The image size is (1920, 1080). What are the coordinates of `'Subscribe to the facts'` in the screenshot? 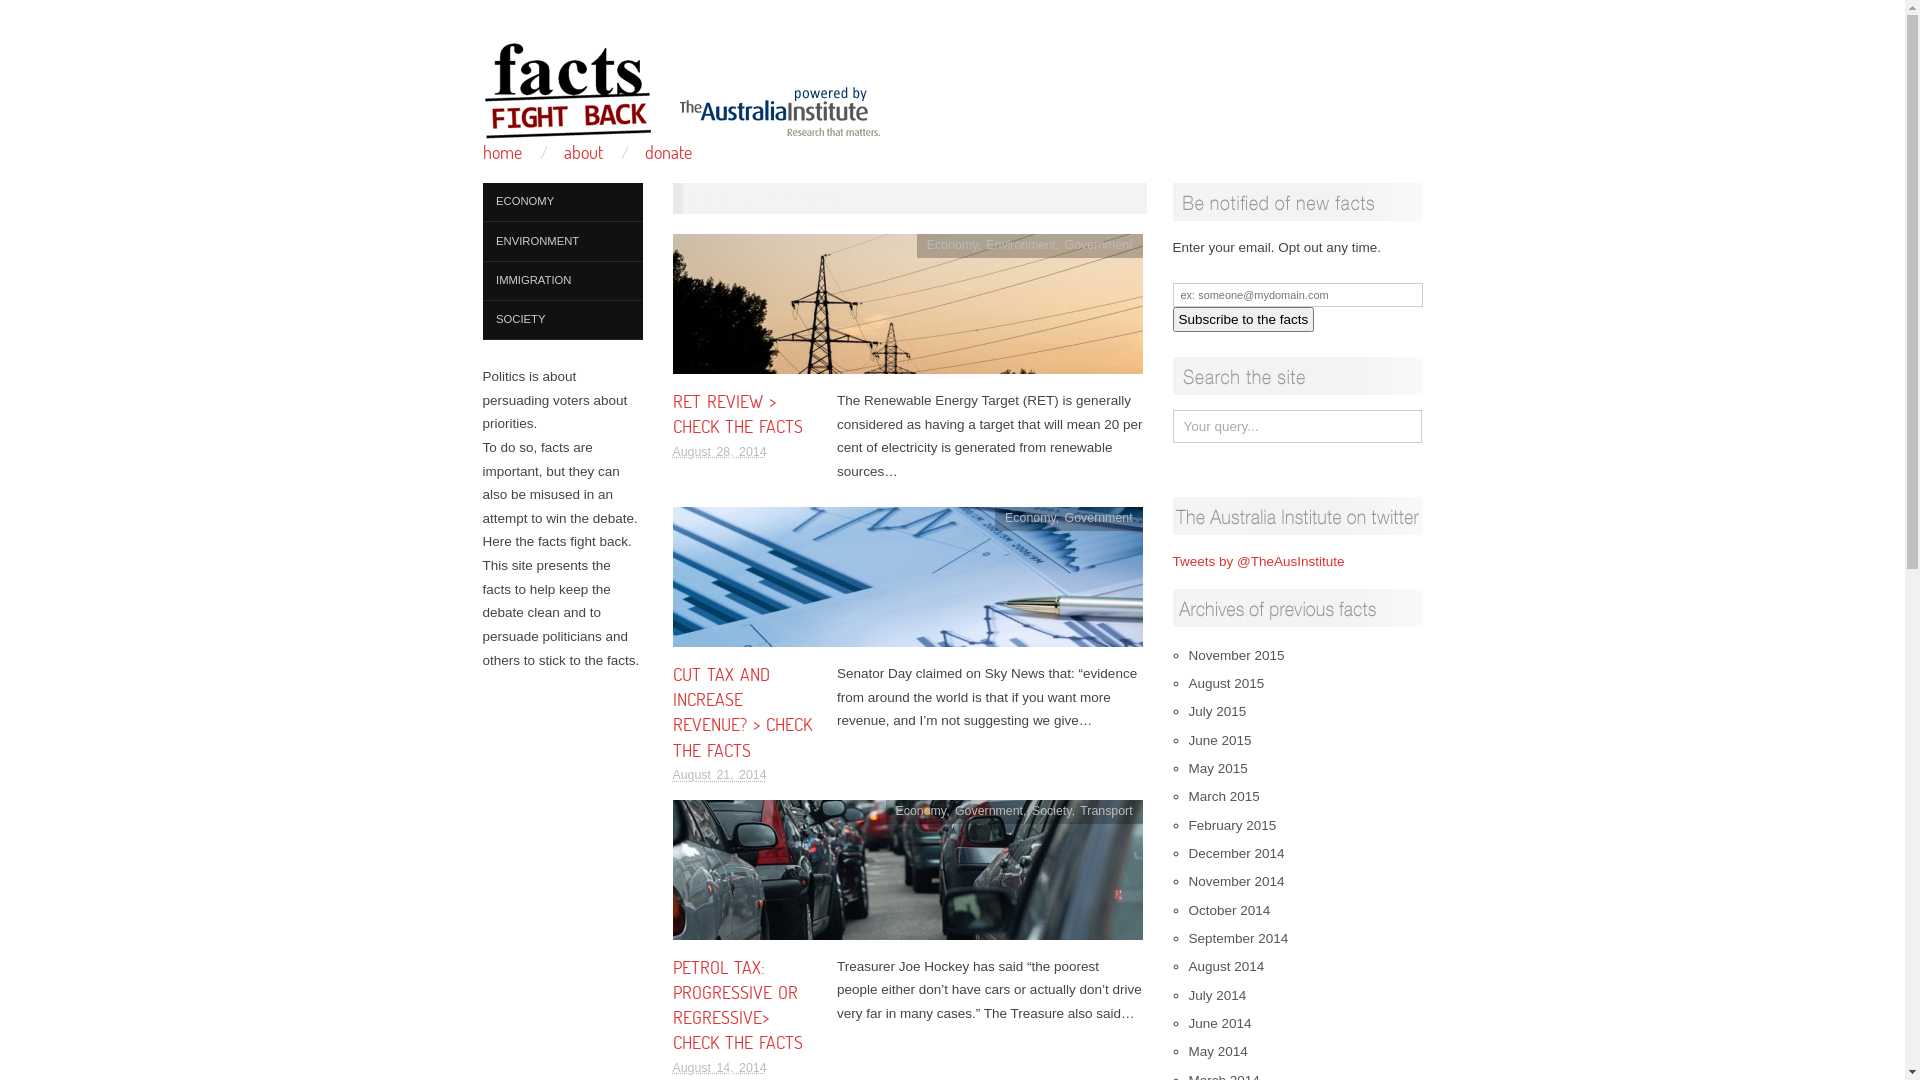 It's located at (1242, 318).